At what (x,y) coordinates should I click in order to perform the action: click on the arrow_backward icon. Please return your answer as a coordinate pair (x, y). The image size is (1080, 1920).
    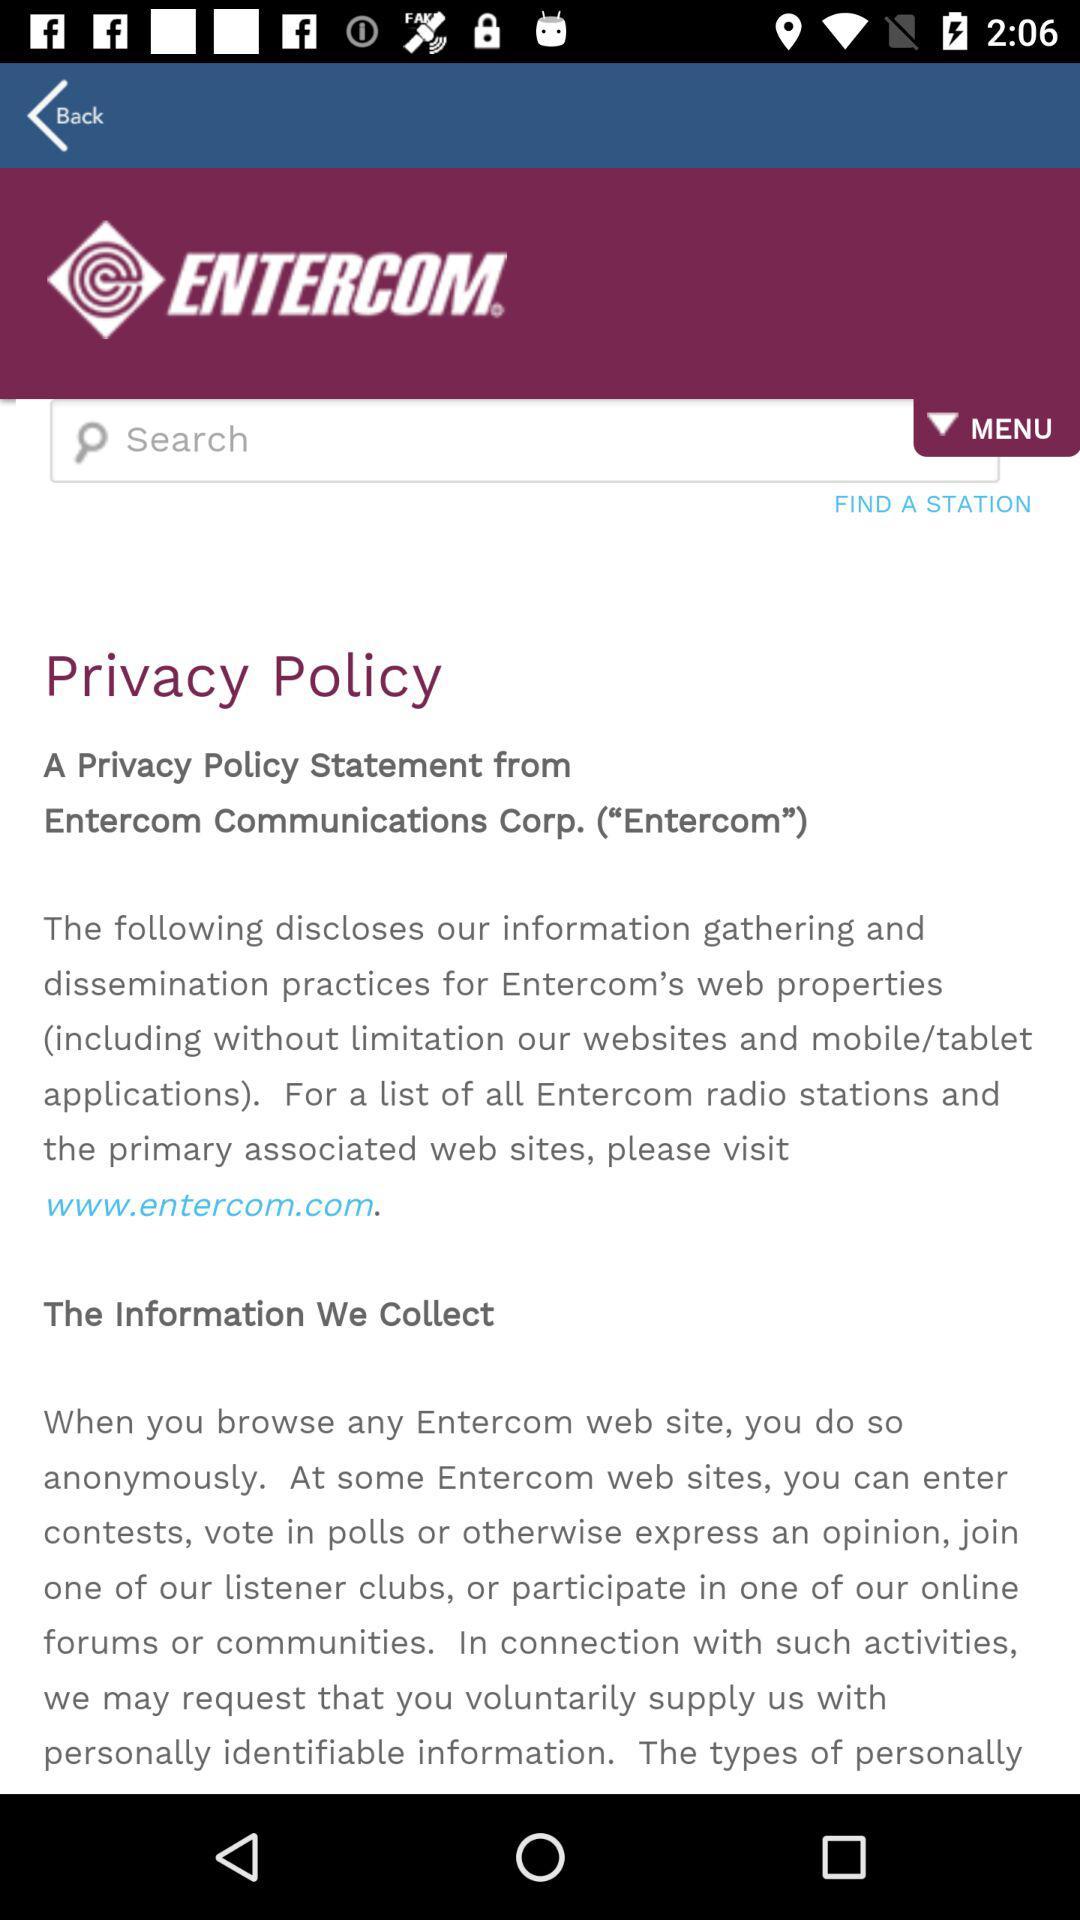
    Looking at the image, I should click on (63, 114).